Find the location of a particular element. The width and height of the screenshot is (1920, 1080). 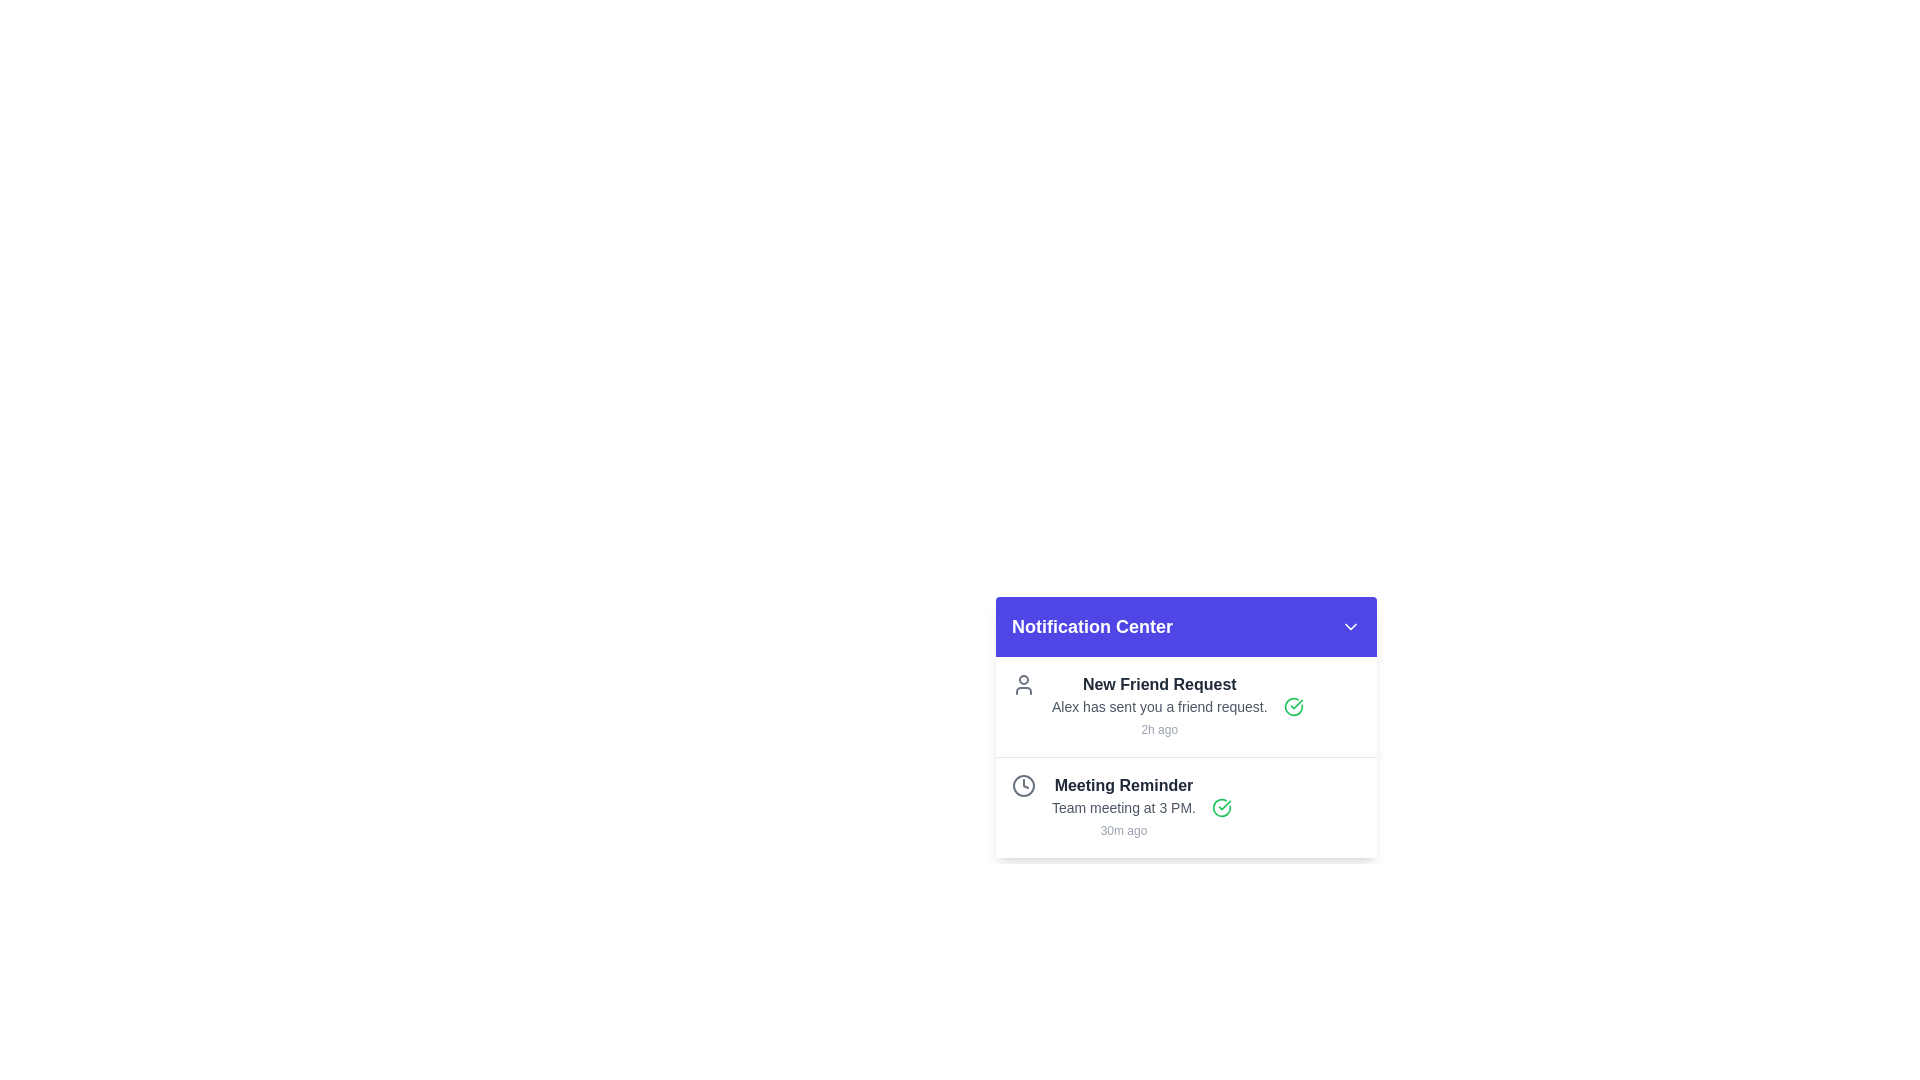

the 'New Friend Request' notification in the Notification Center for accessibility purposes is located at coordinates (1159, 705).